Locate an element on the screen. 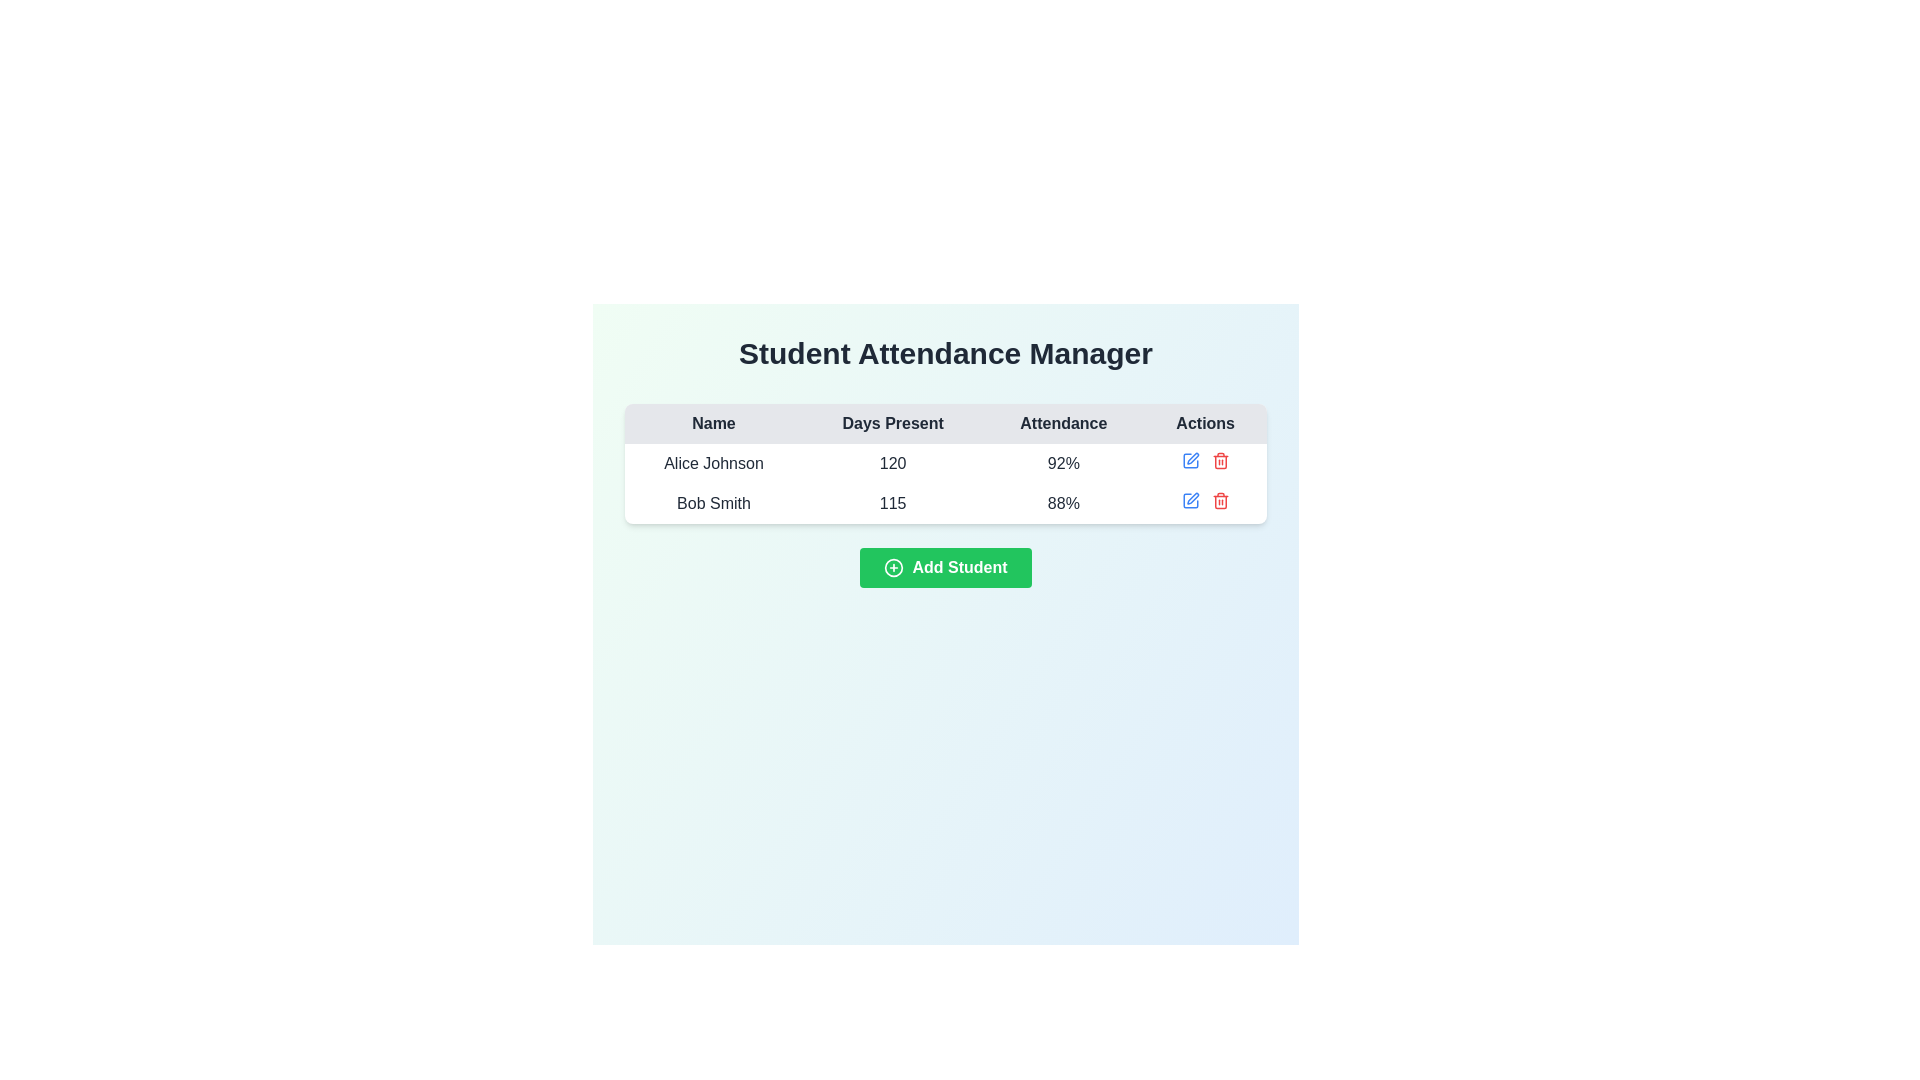  the attendance percentage display showing '92%' for Alice Johnson in the Attendance row is located at coordinates (1062, 463).